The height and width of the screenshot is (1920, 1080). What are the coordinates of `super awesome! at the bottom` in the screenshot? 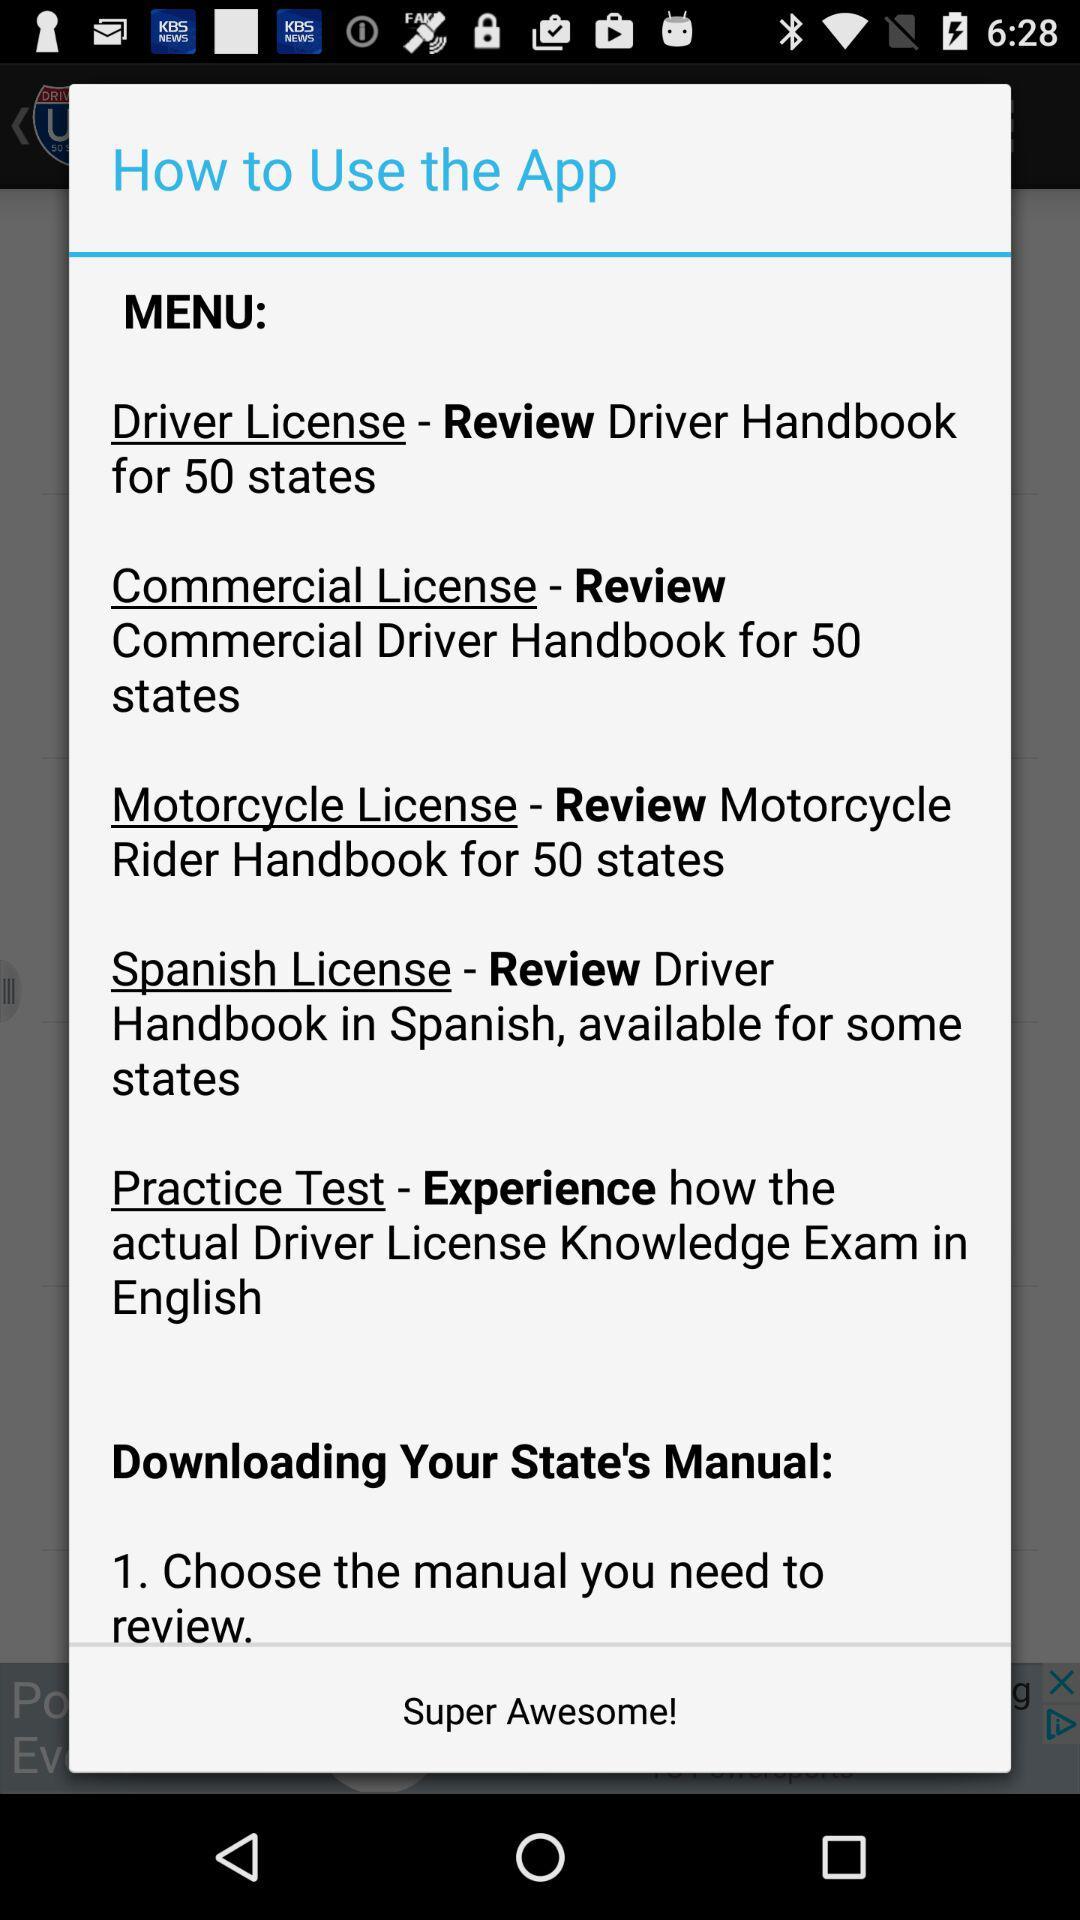 It's located at (540, 1708).